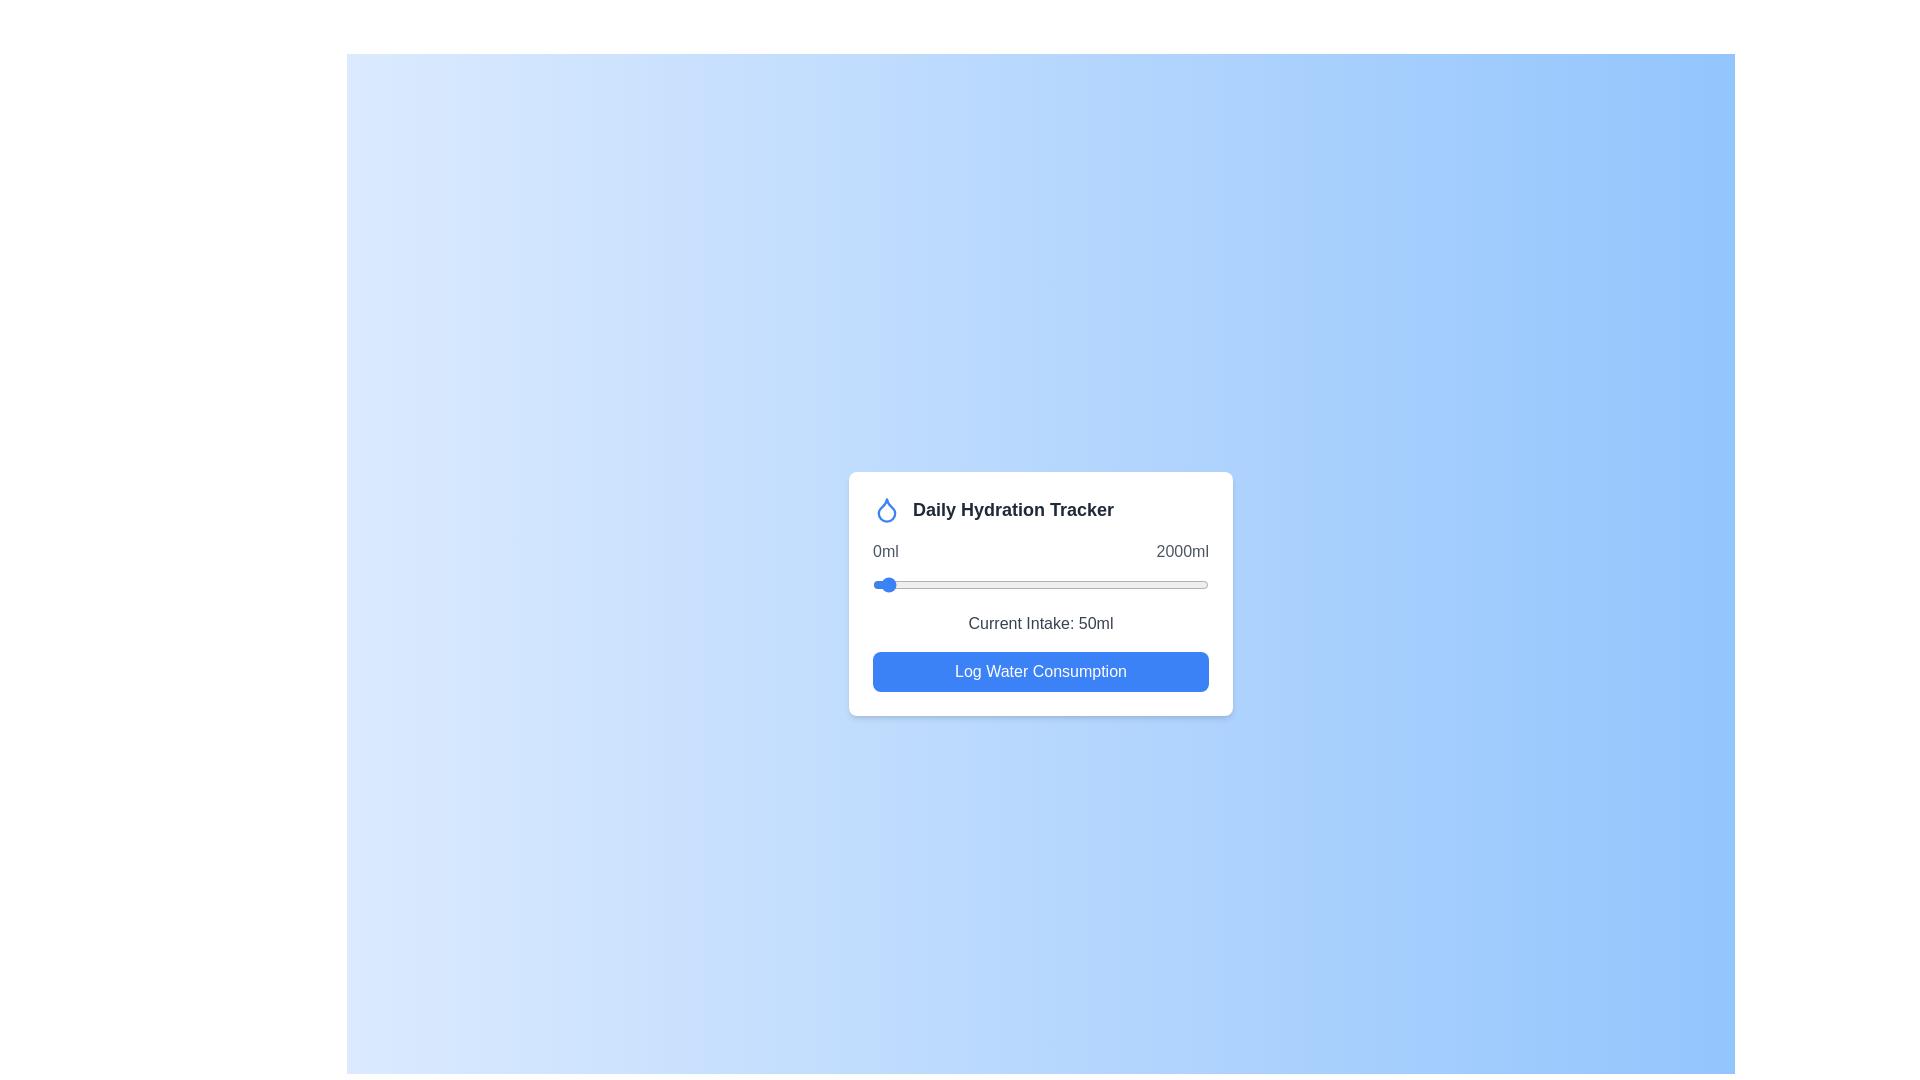 This screenshot has height=1080, width=1920. I want to click on the 'Log Water Consumption' button, so click(1040, 671).